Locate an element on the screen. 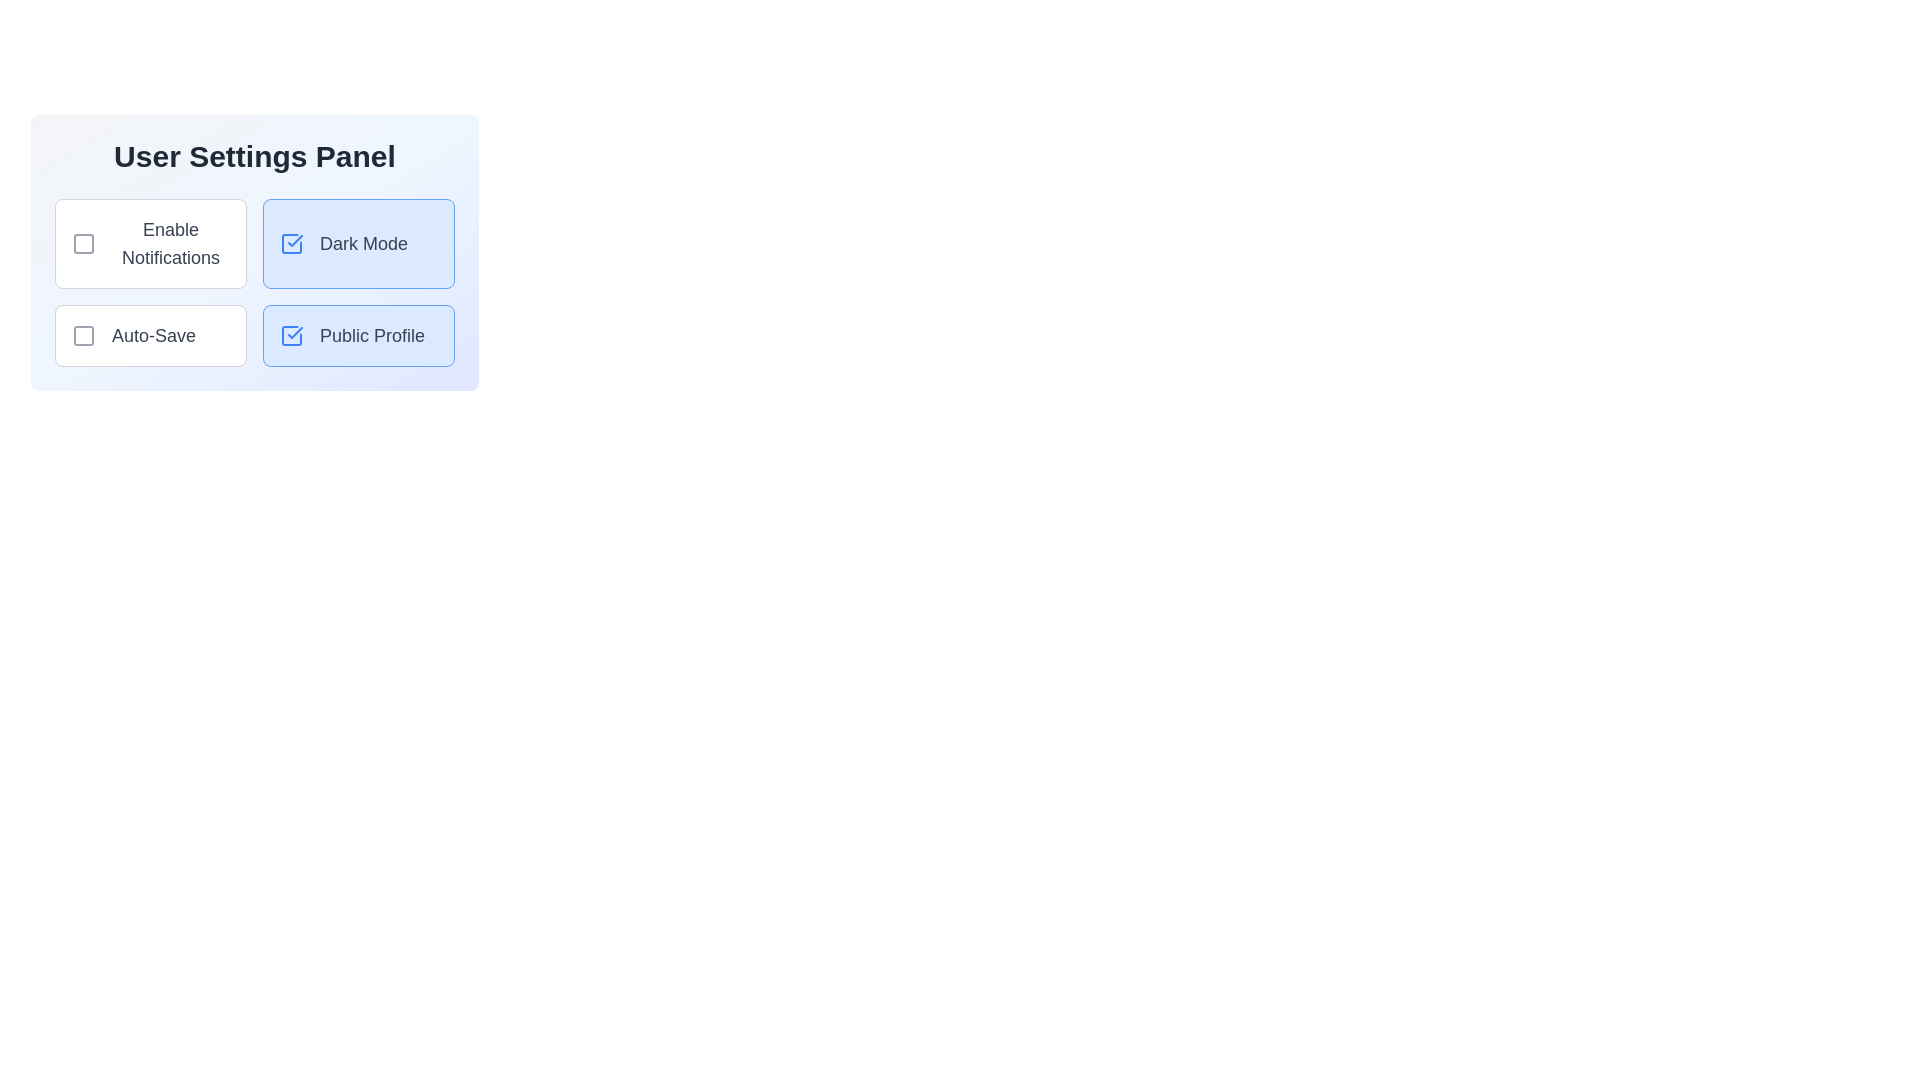 This screenshot has width=1920, height=1080. the text label displaying 'Auto-Save' which is styled with medium-sized font and dark-gray color, located within the bottom-left quadrant of the 'User Settings Panel' is located at coordinates (152, 334).